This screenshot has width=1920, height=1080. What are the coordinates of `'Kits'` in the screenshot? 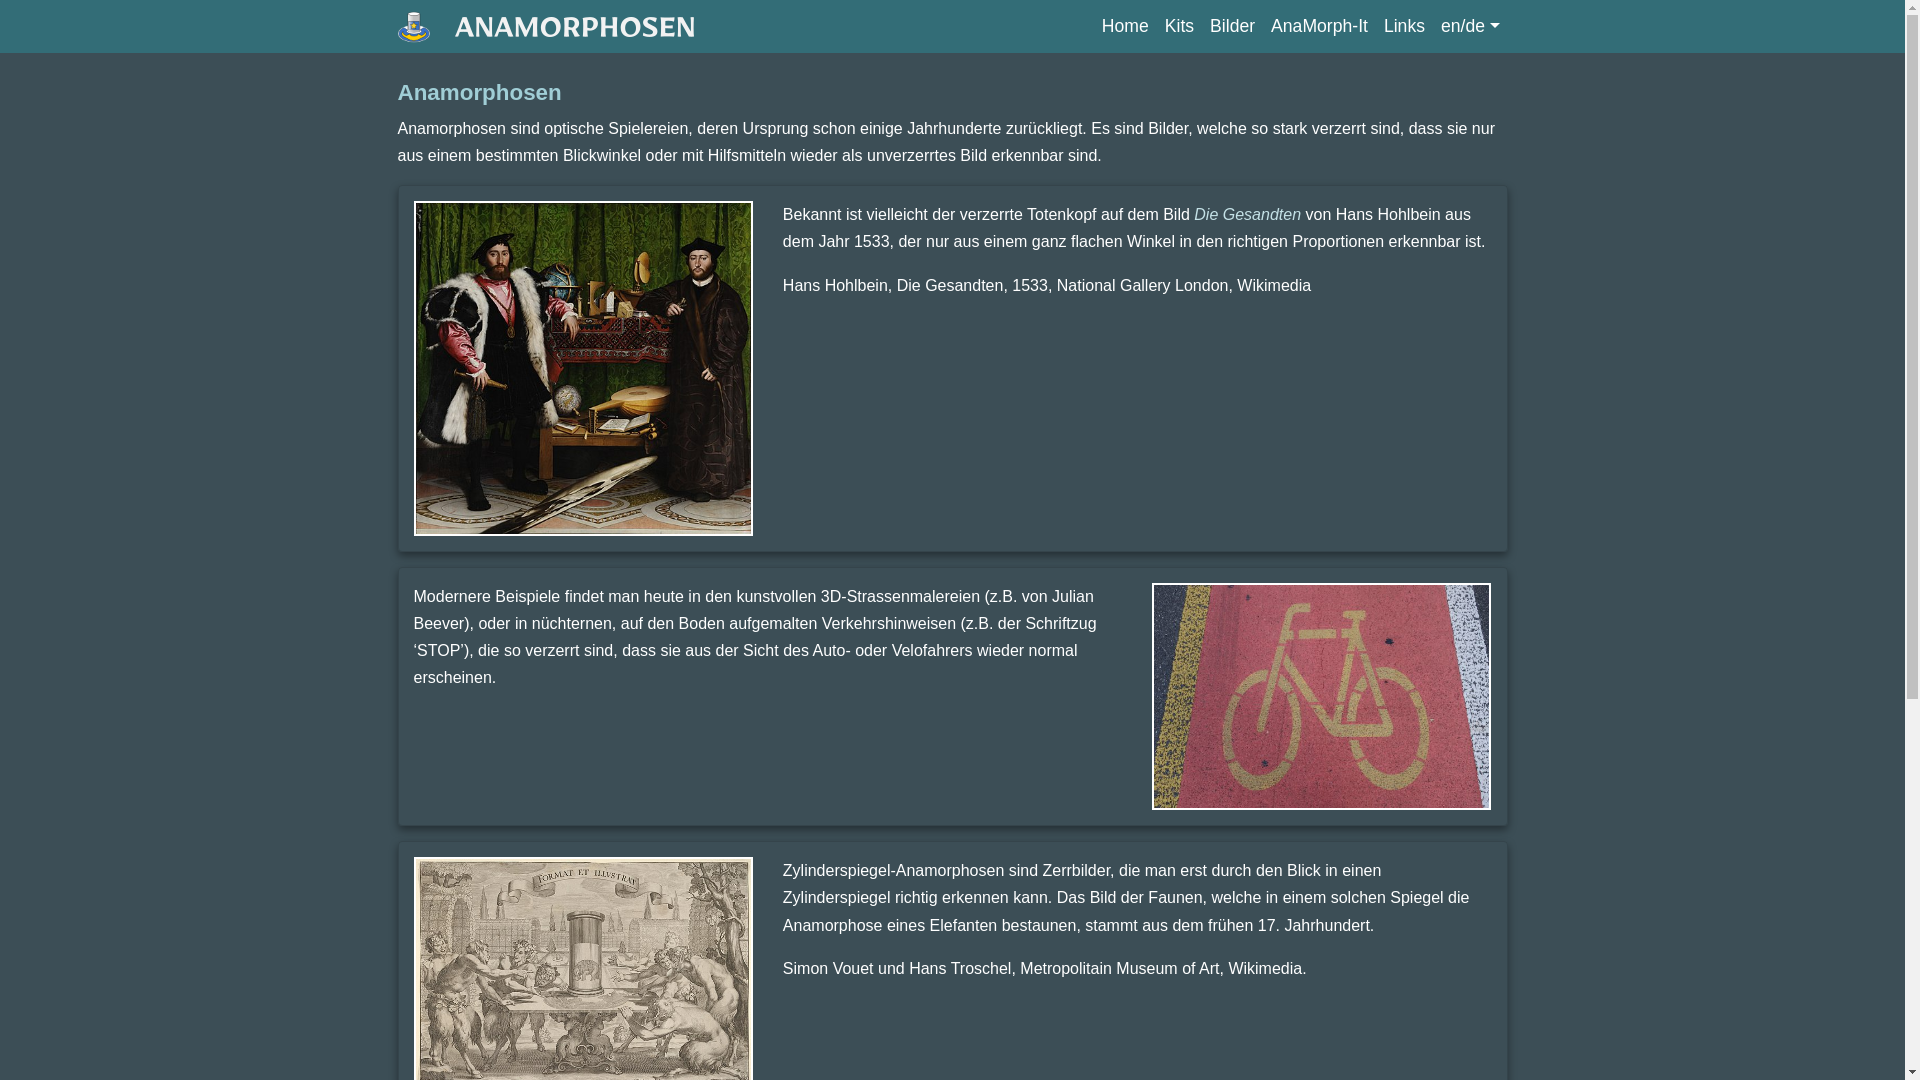 It's located at (1179, 26).